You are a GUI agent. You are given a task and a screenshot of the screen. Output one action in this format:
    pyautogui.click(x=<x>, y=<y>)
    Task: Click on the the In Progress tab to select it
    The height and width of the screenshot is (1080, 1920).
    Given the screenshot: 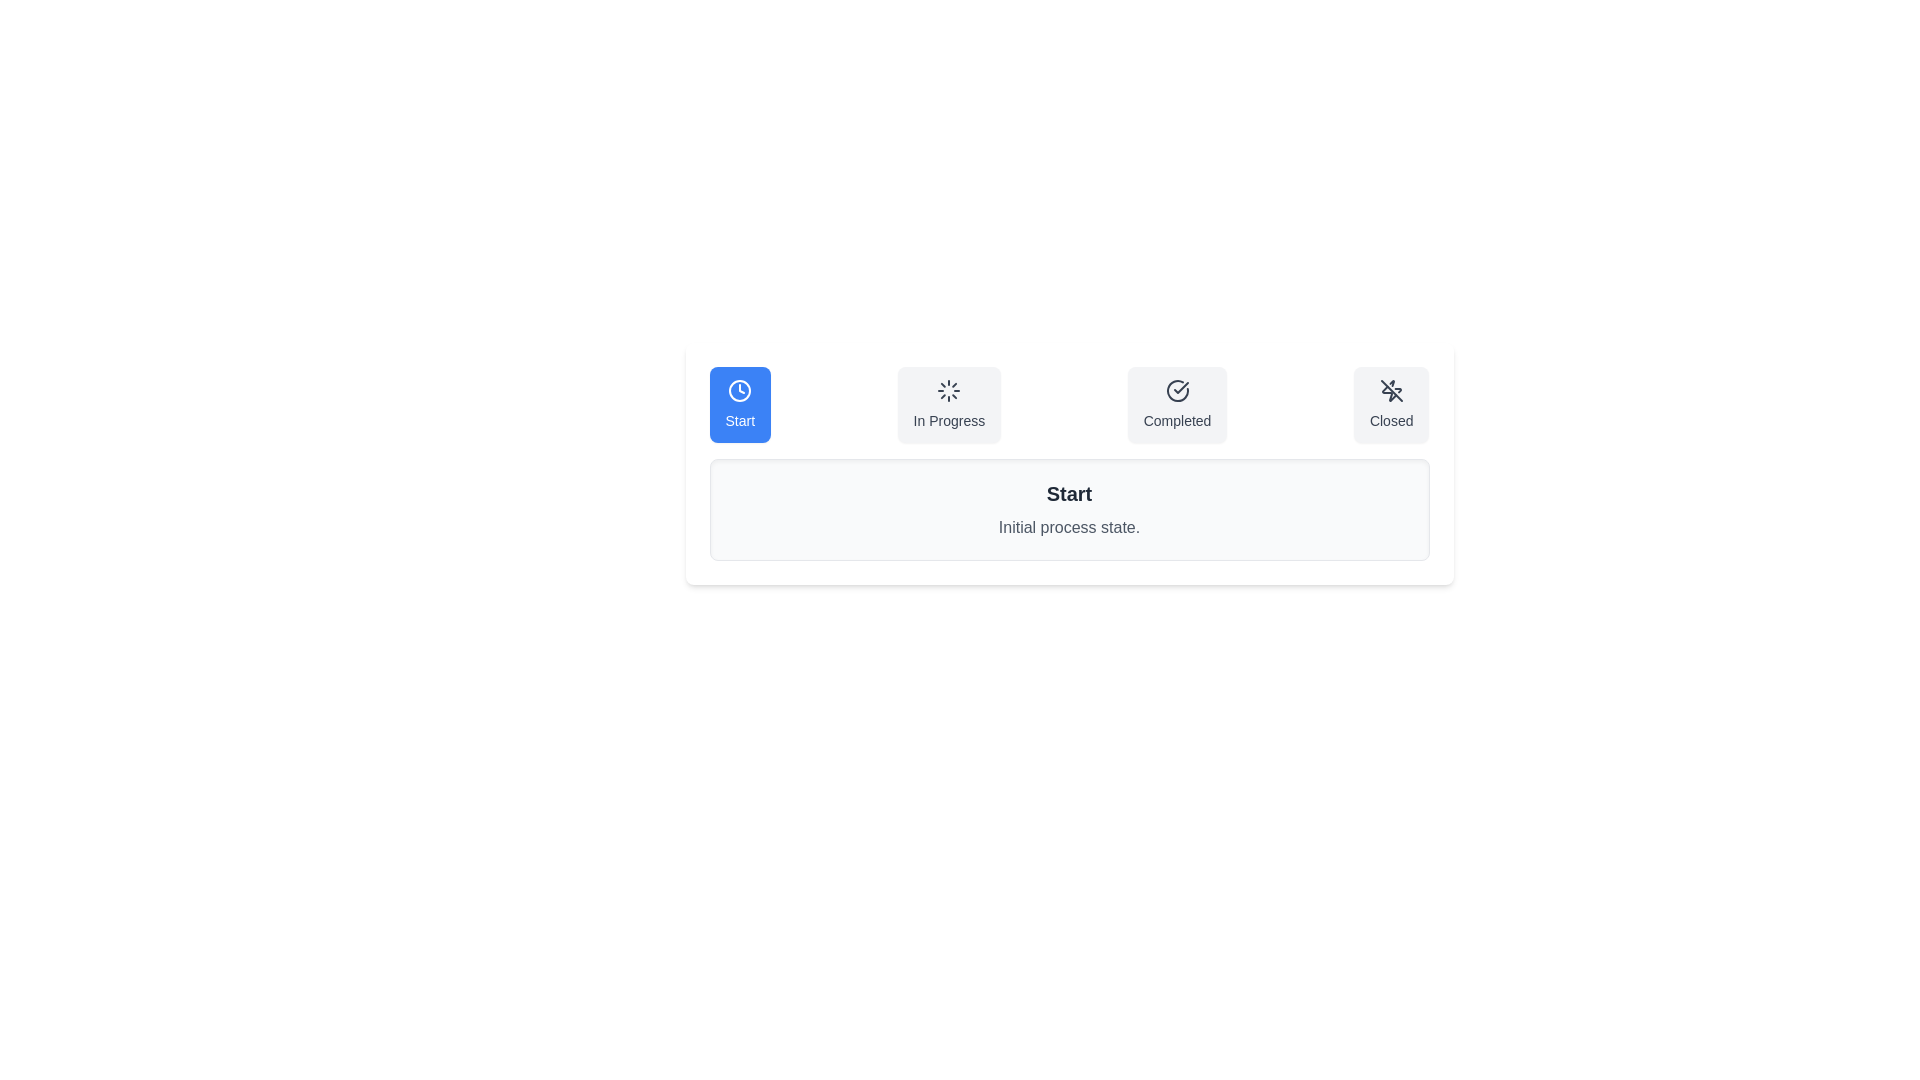 What is the action you would take?
    pyautogui.click(x=948, y=405)
    